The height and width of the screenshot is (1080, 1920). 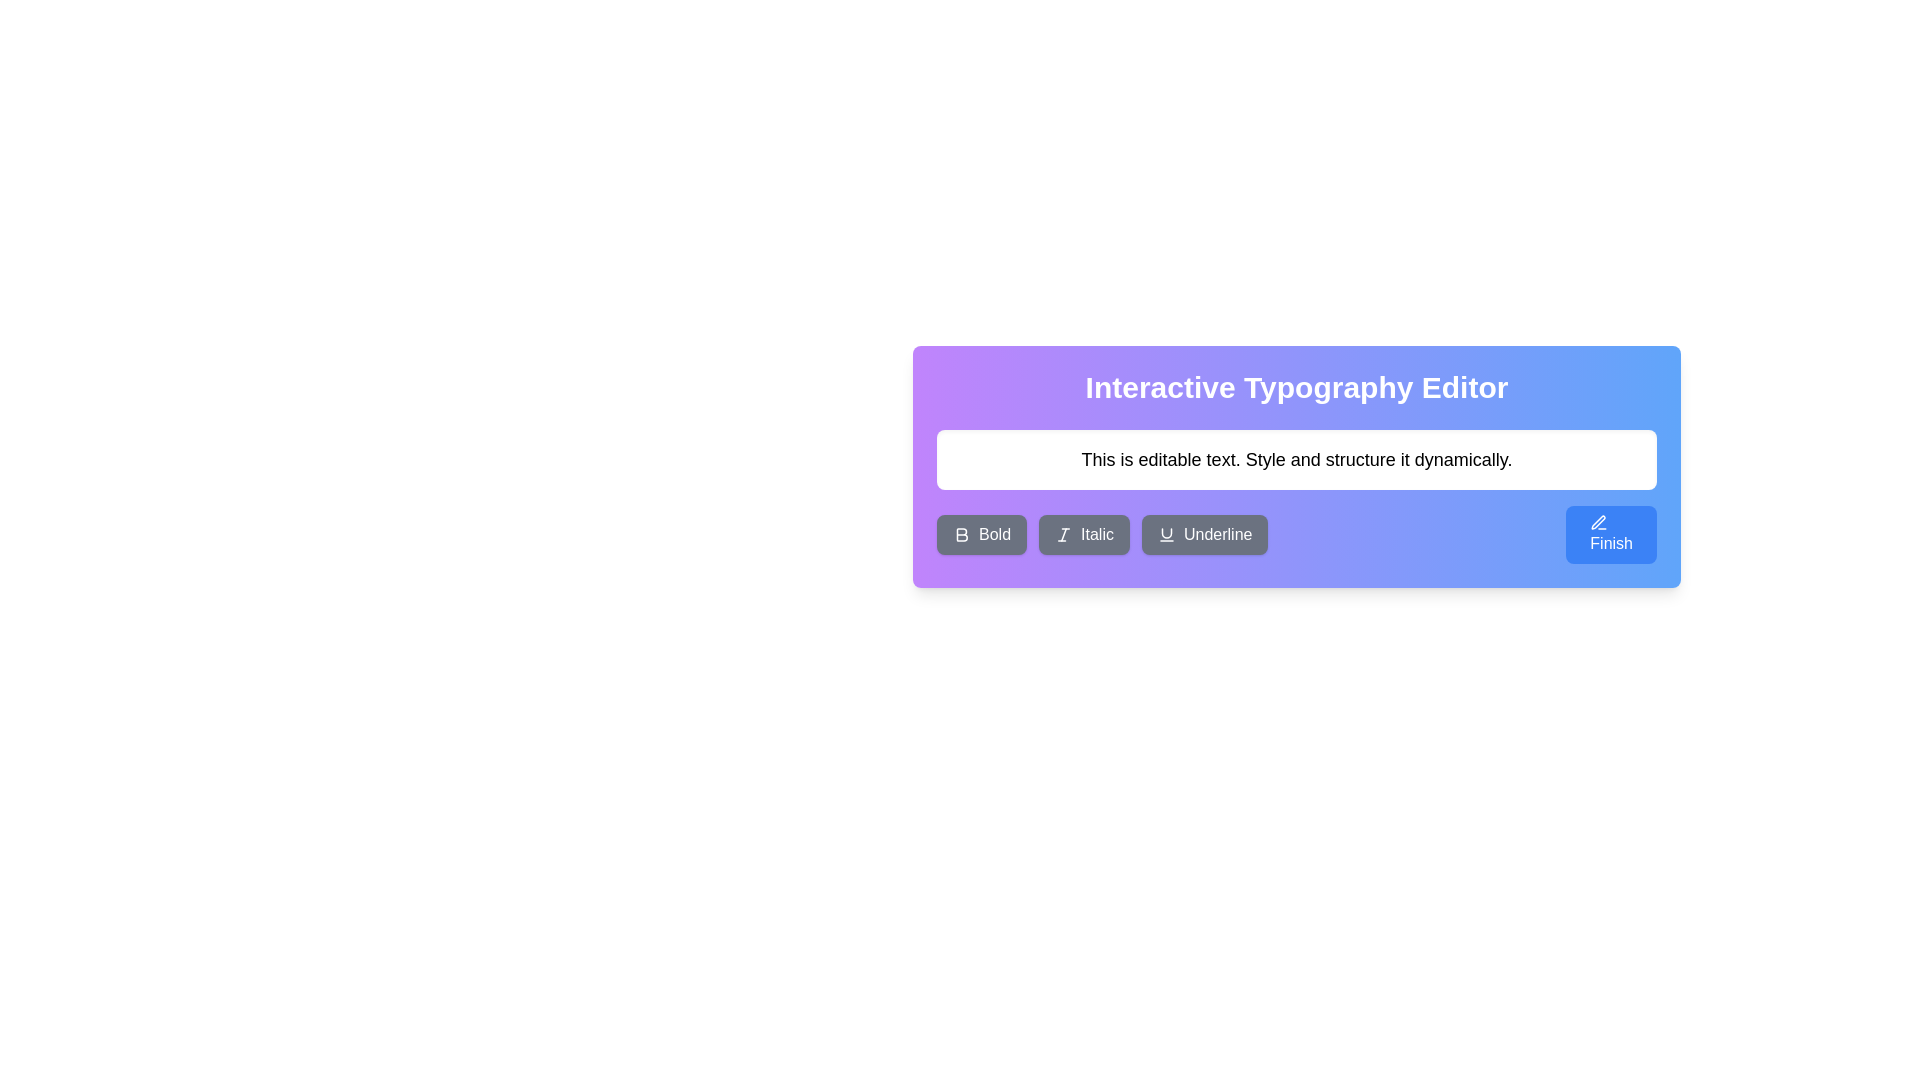 What do you see at coordinates (1063, 534) in the screenshot?
I see `the 'Italic' icon in the text formatting toolbar` at bounding box center [1063, 534].